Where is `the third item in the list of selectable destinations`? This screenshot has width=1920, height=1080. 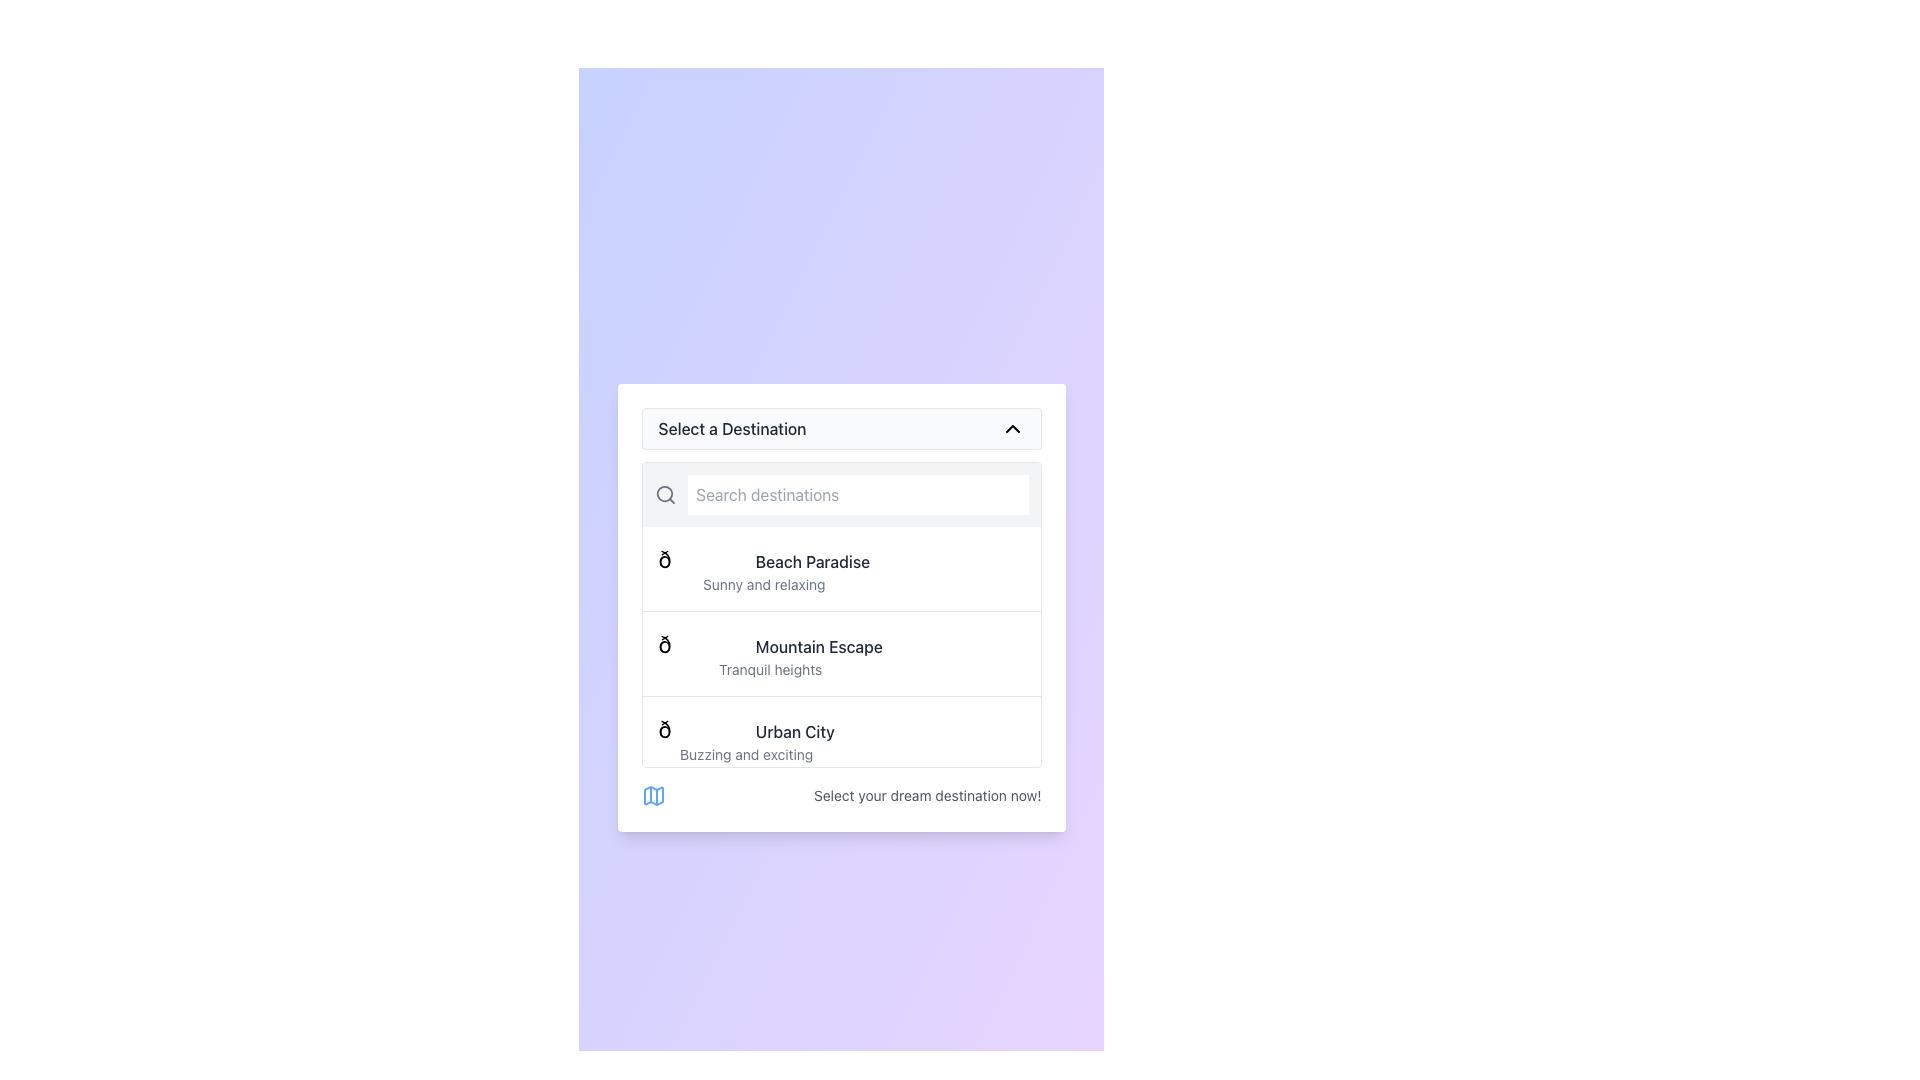 the third item in the list of selectable destinations is located at coordinates (841, 738).